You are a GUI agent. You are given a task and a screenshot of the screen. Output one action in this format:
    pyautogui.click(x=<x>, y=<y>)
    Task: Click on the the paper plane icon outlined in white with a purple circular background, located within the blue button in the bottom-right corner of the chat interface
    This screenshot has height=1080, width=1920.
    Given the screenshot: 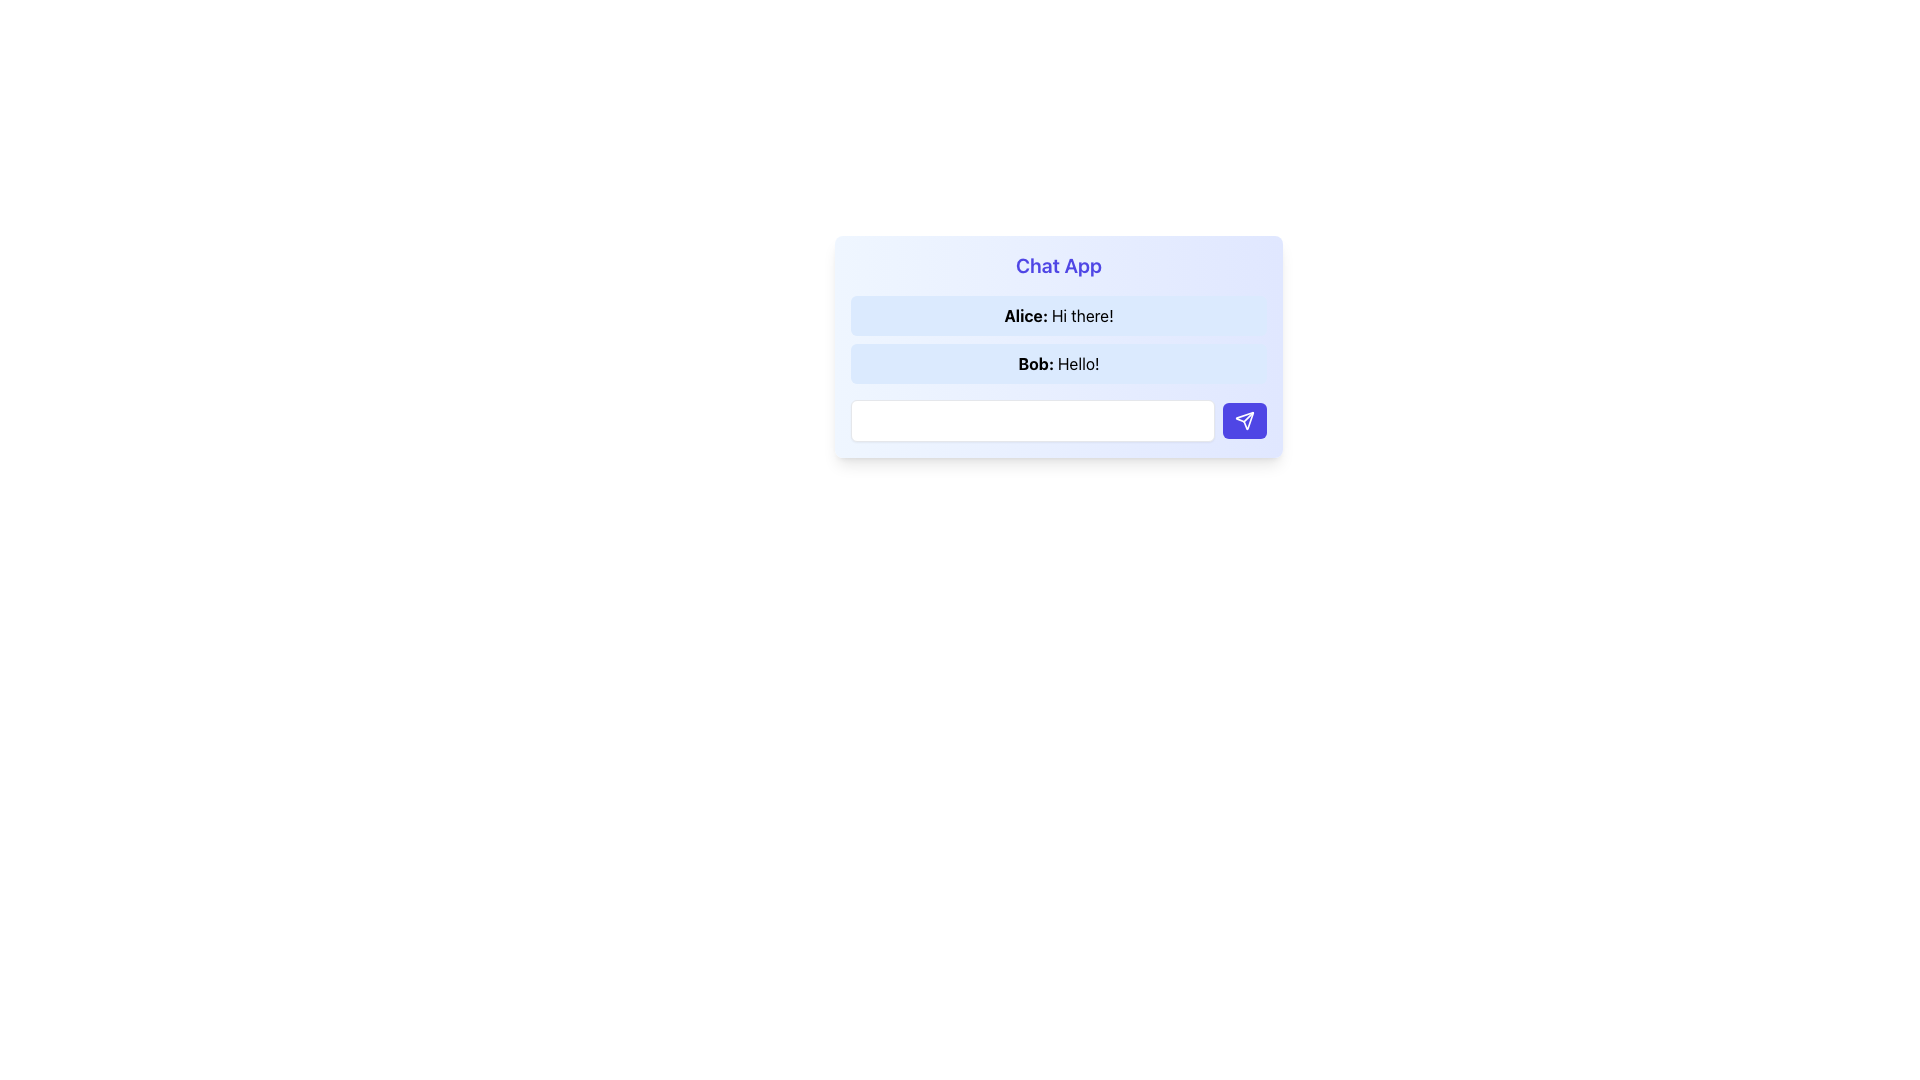 What is the action you would take?
    pyautogui.click(x=1243, y=419)
    